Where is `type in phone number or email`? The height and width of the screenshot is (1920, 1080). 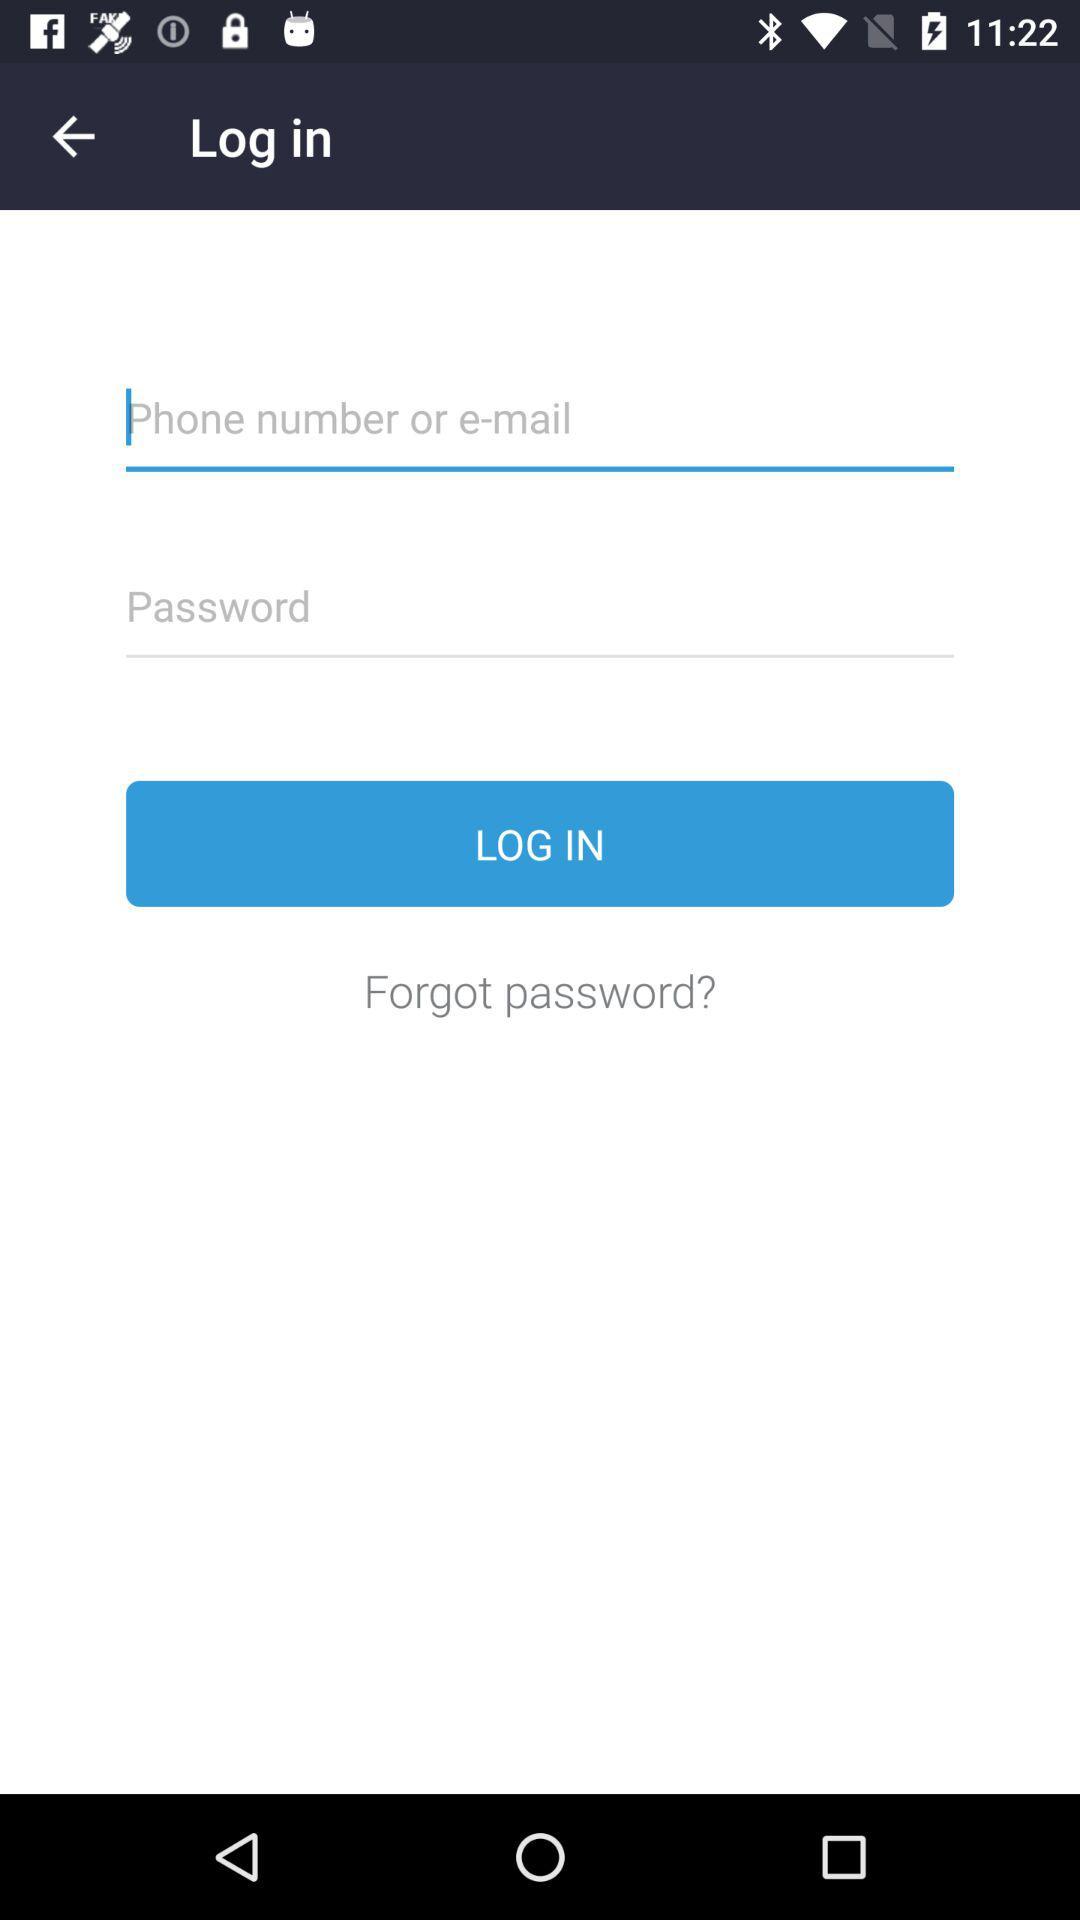 type in phone number or email is located at coordinates (540, 429).